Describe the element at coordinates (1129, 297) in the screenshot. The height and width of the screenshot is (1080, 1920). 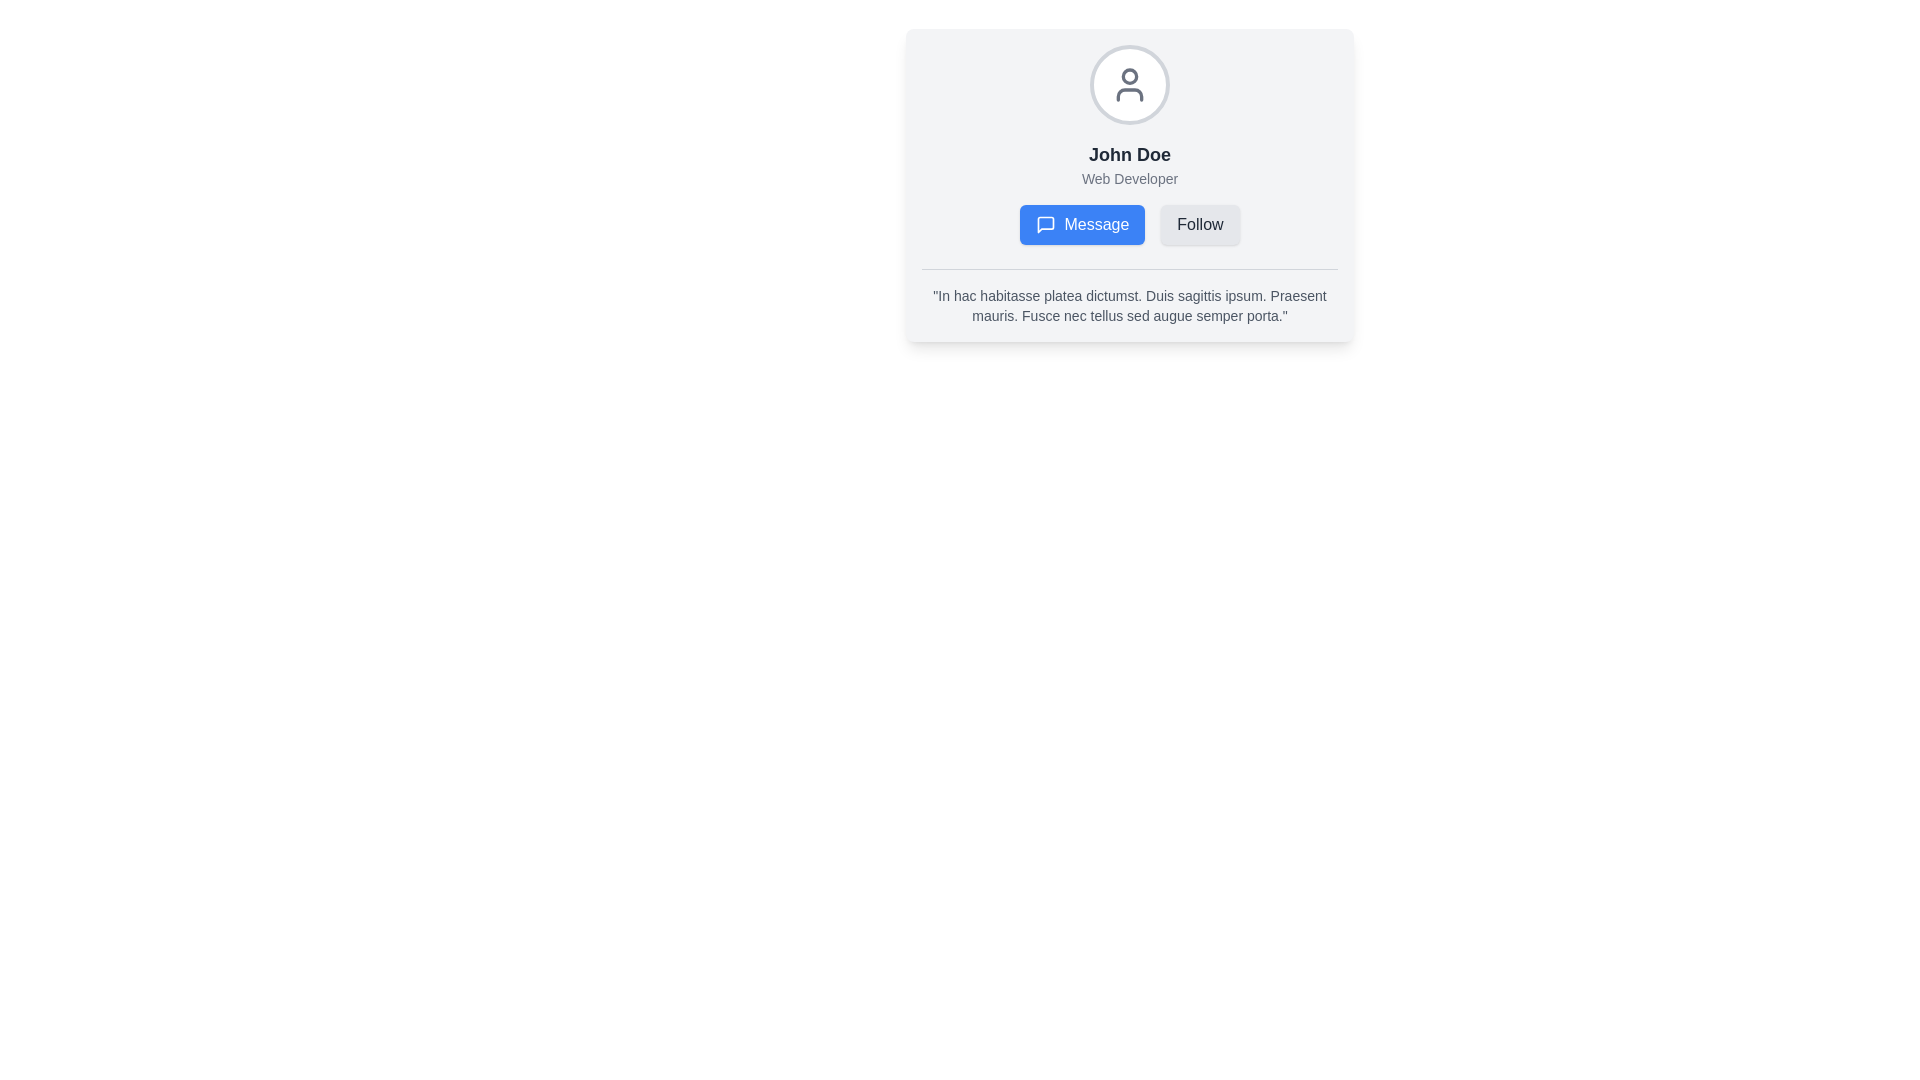
I see `the Text block at the bottom of the user information card, which features gray text and is separated by a divider line from the action buttons above` at that location.